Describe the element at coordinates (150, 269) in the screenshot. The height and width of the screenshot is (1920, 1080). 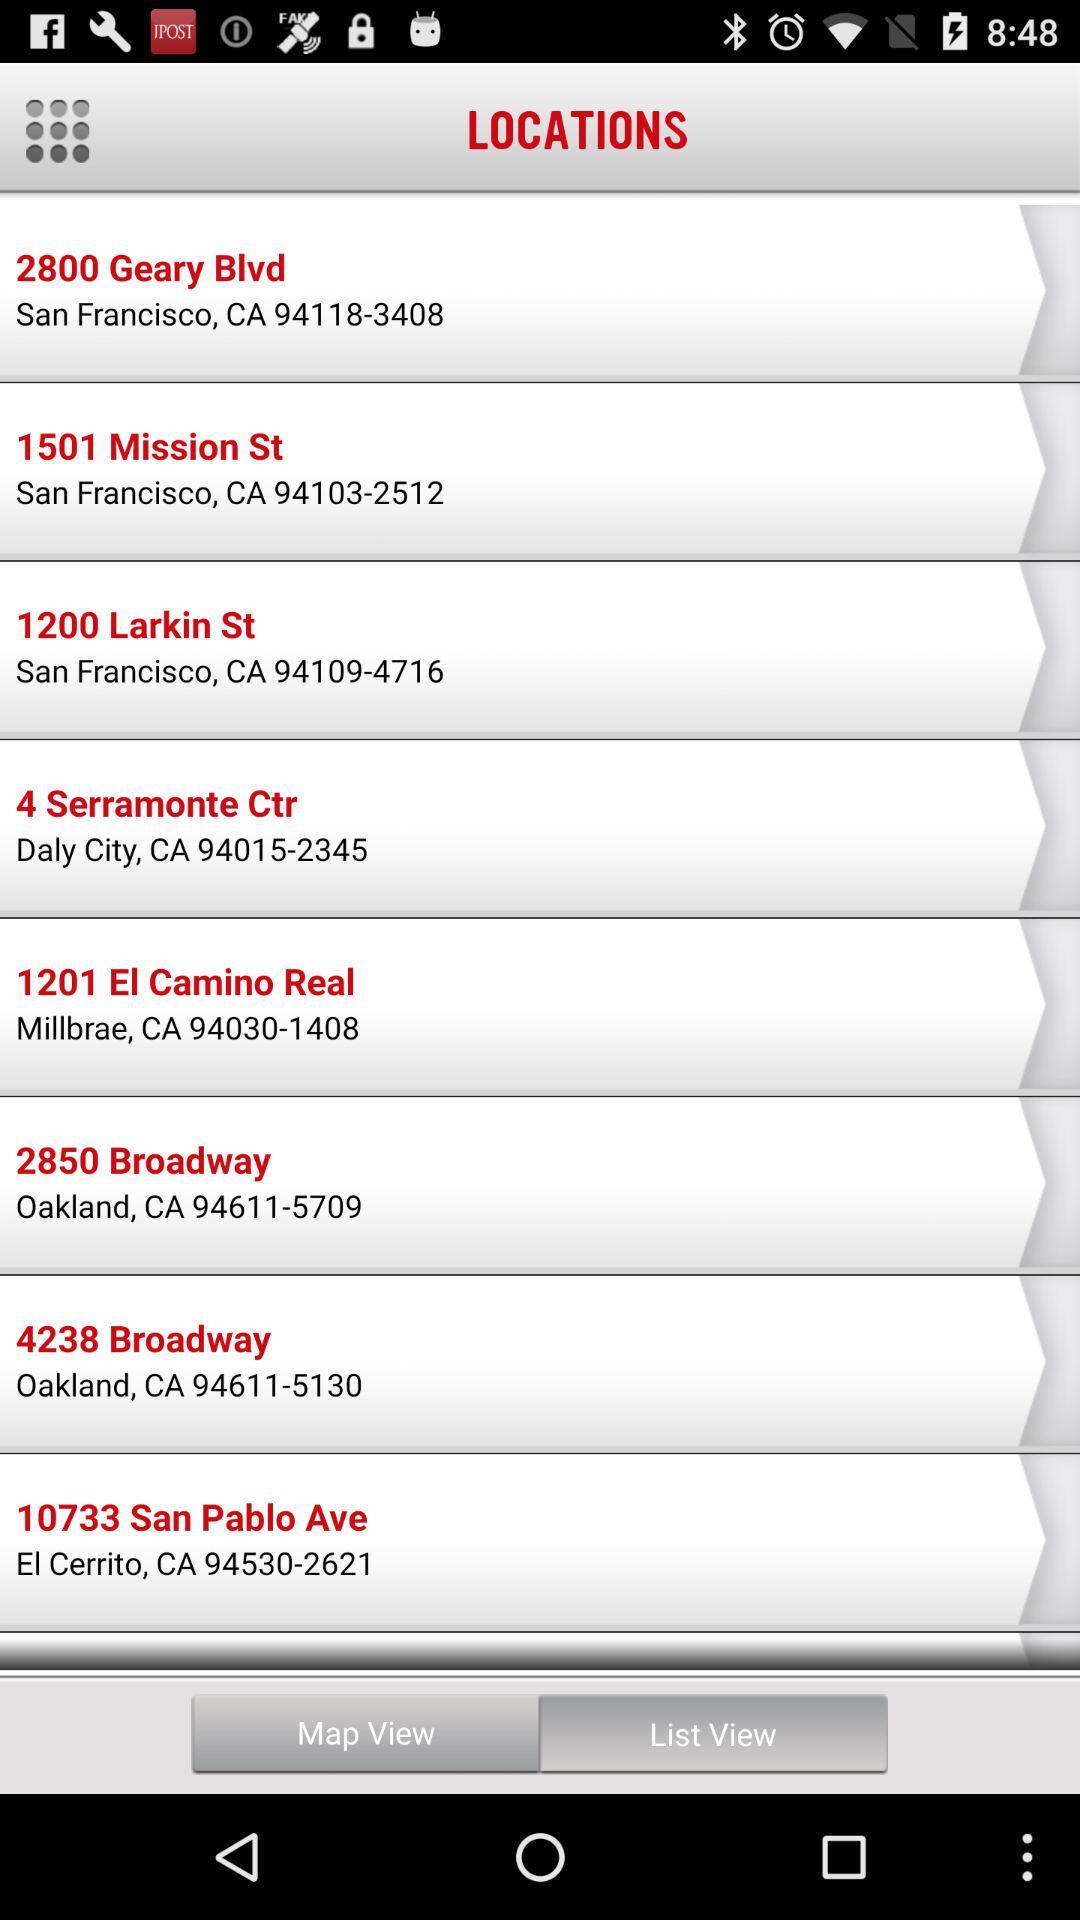
I see `icon above the san francisco ca icon` at that location.